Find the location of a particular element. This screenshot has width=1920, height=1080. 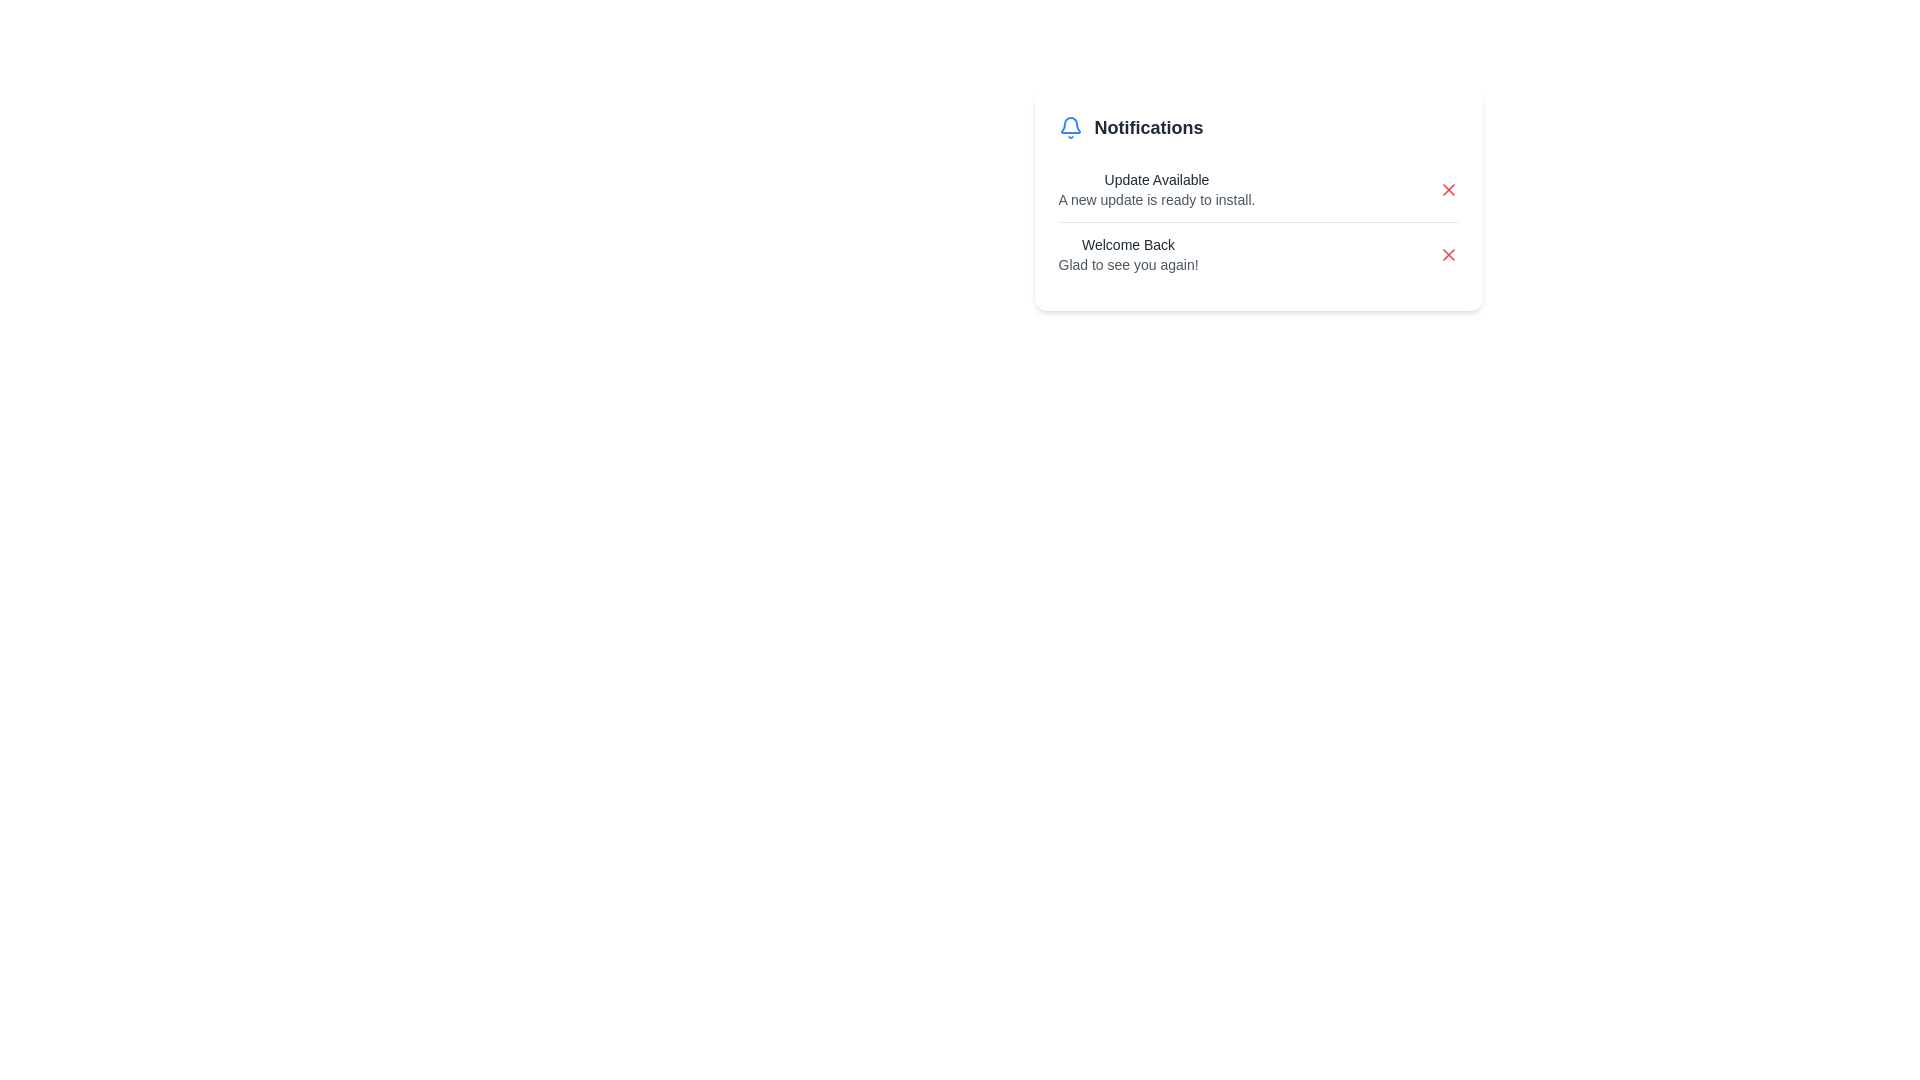

the blue bell icon located in the top-left area of the notification card, which is positioned to the left of the 'Notifications' title is located at coordinates (1069, 125).